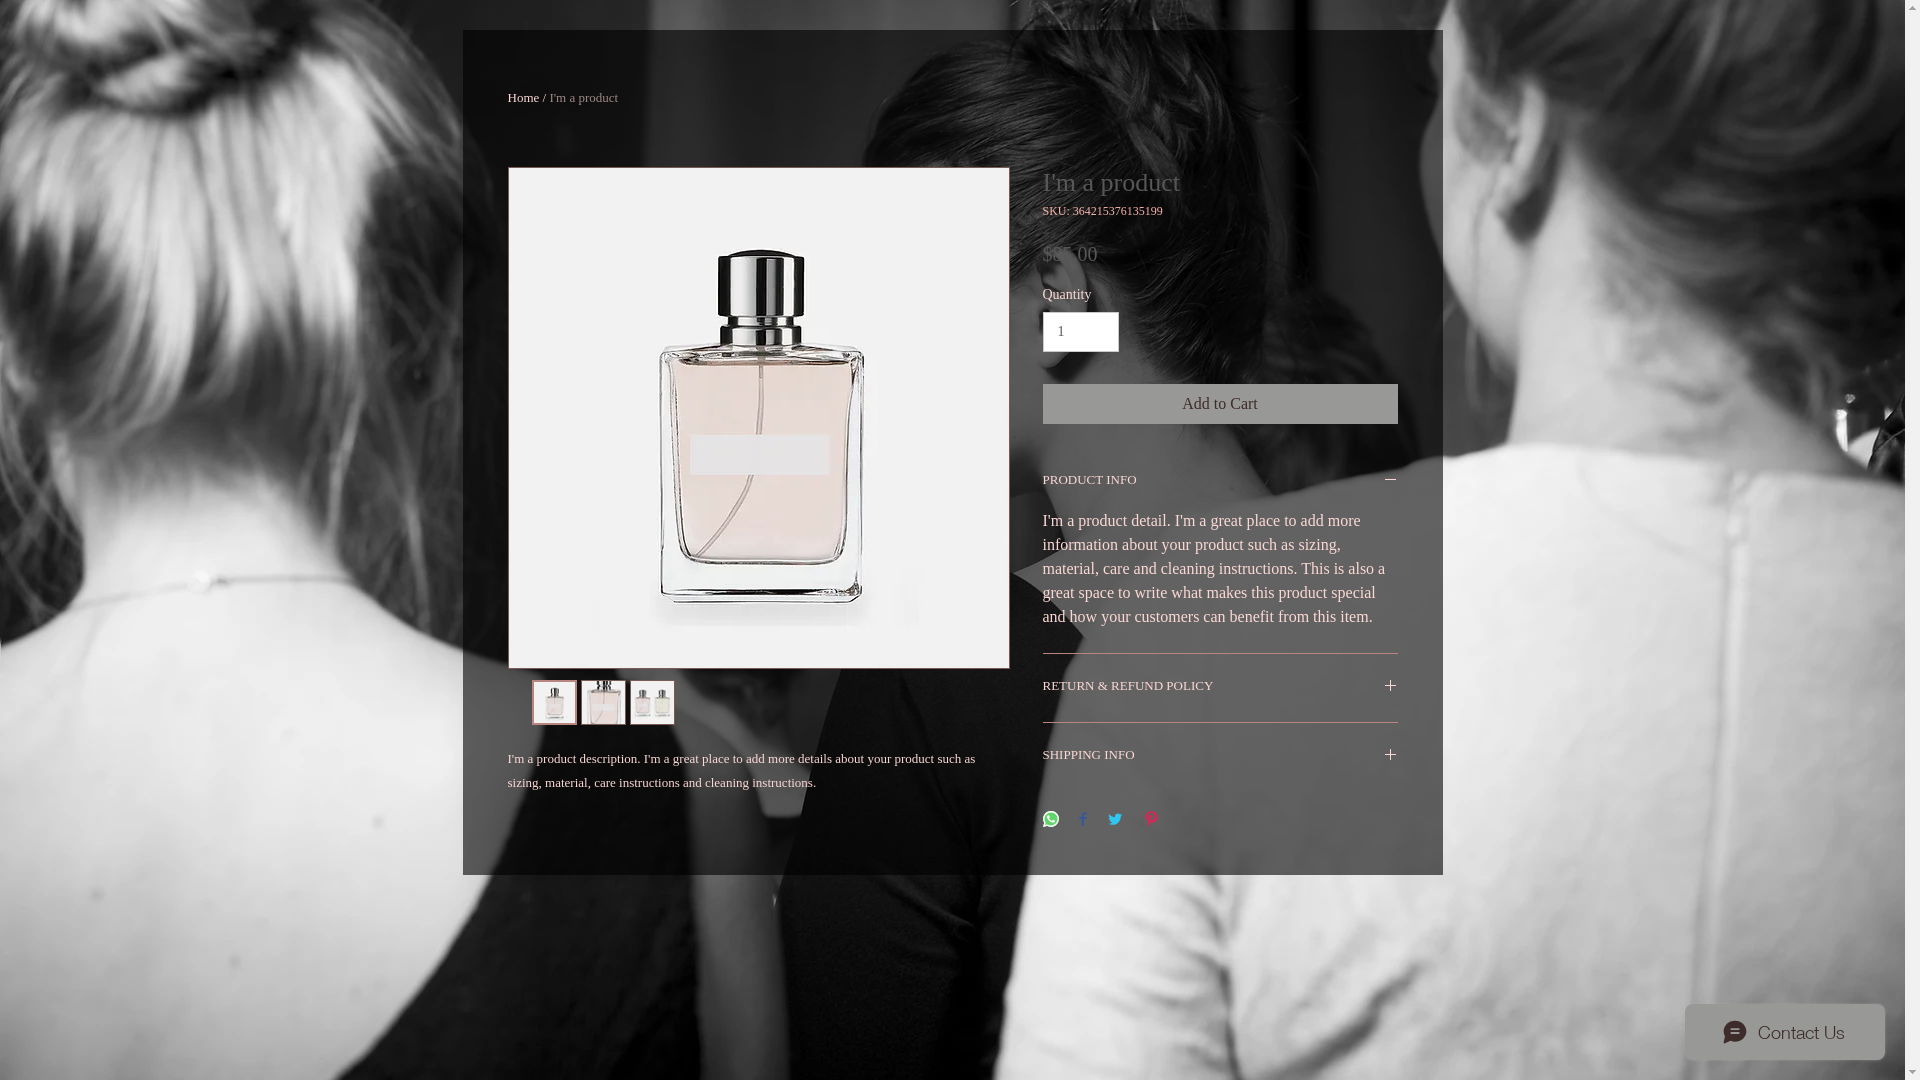  What do you see at coordinates (523, 97) in the screenshot?
I see `'Home'` at bounding box center [523, 97].